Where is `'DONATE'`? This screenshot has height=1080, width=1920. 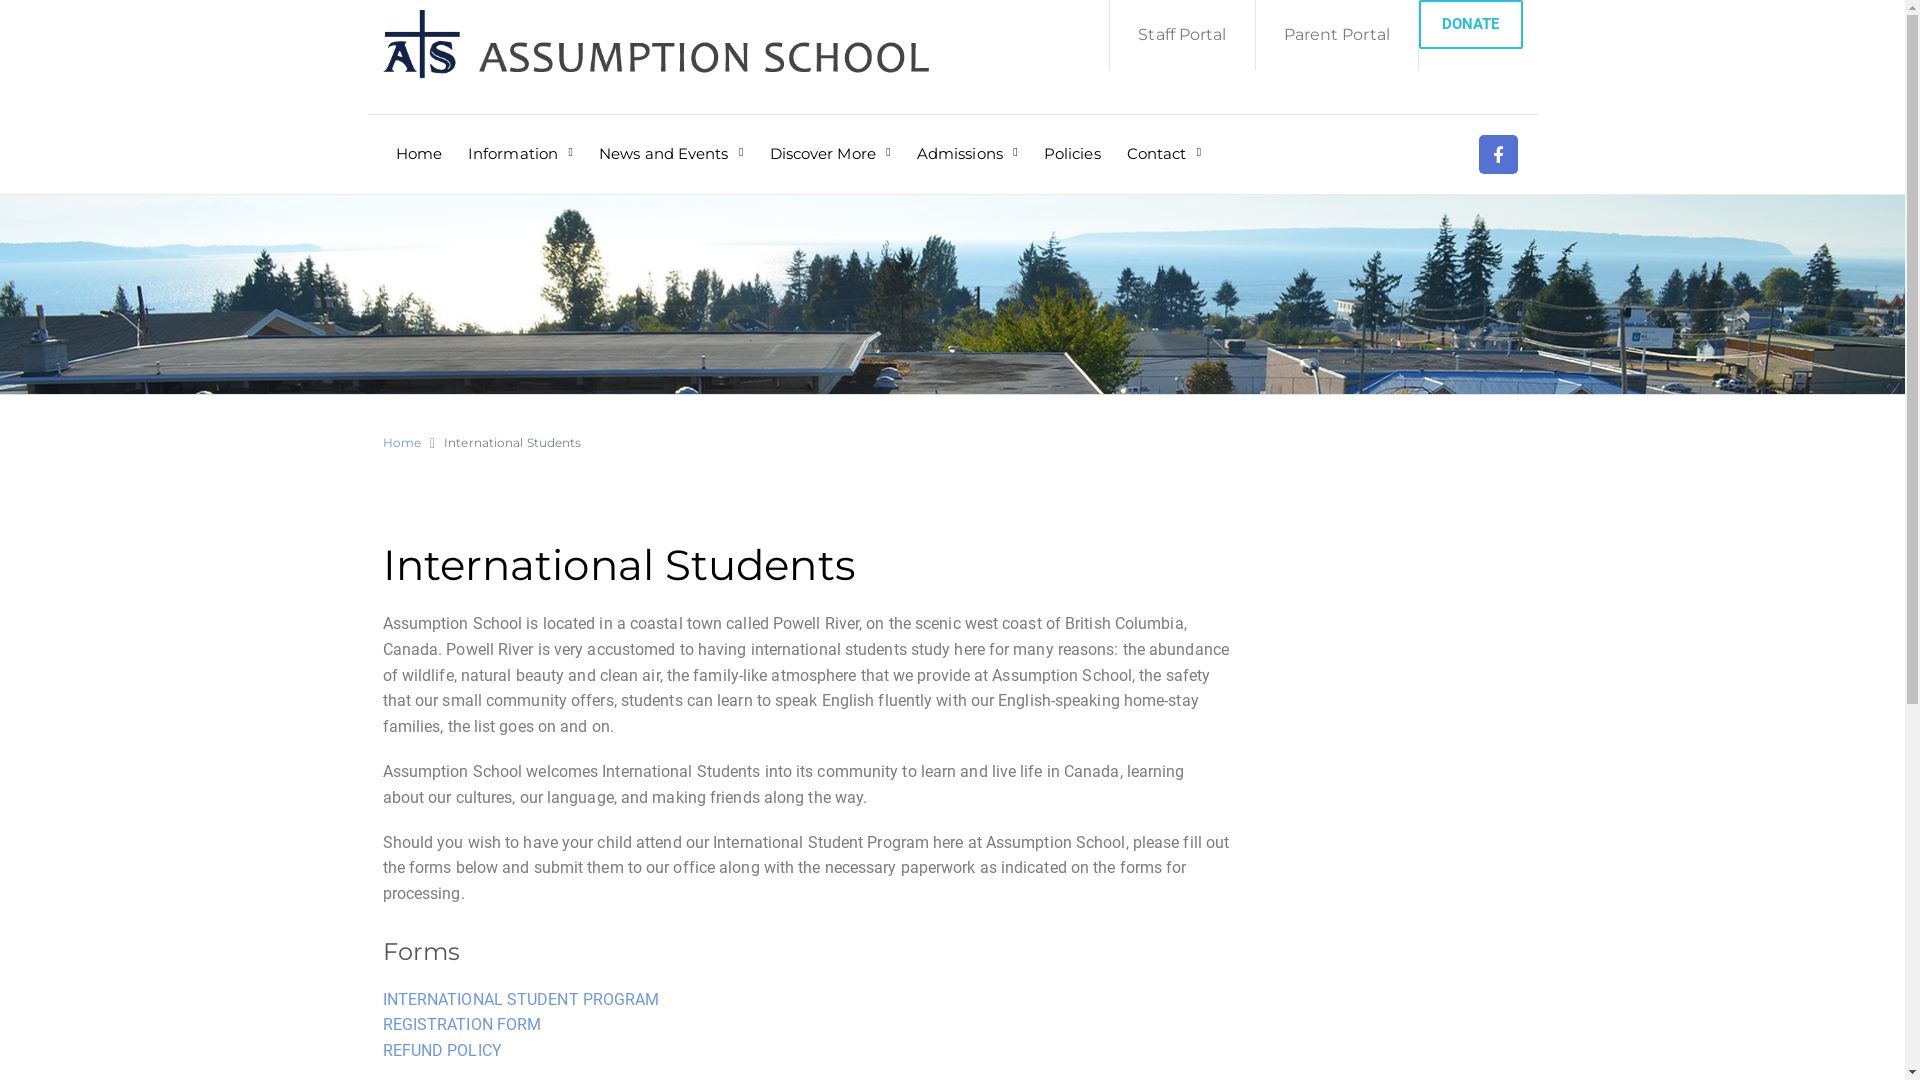
'DONATE' is located at coordinates (1418, 24).